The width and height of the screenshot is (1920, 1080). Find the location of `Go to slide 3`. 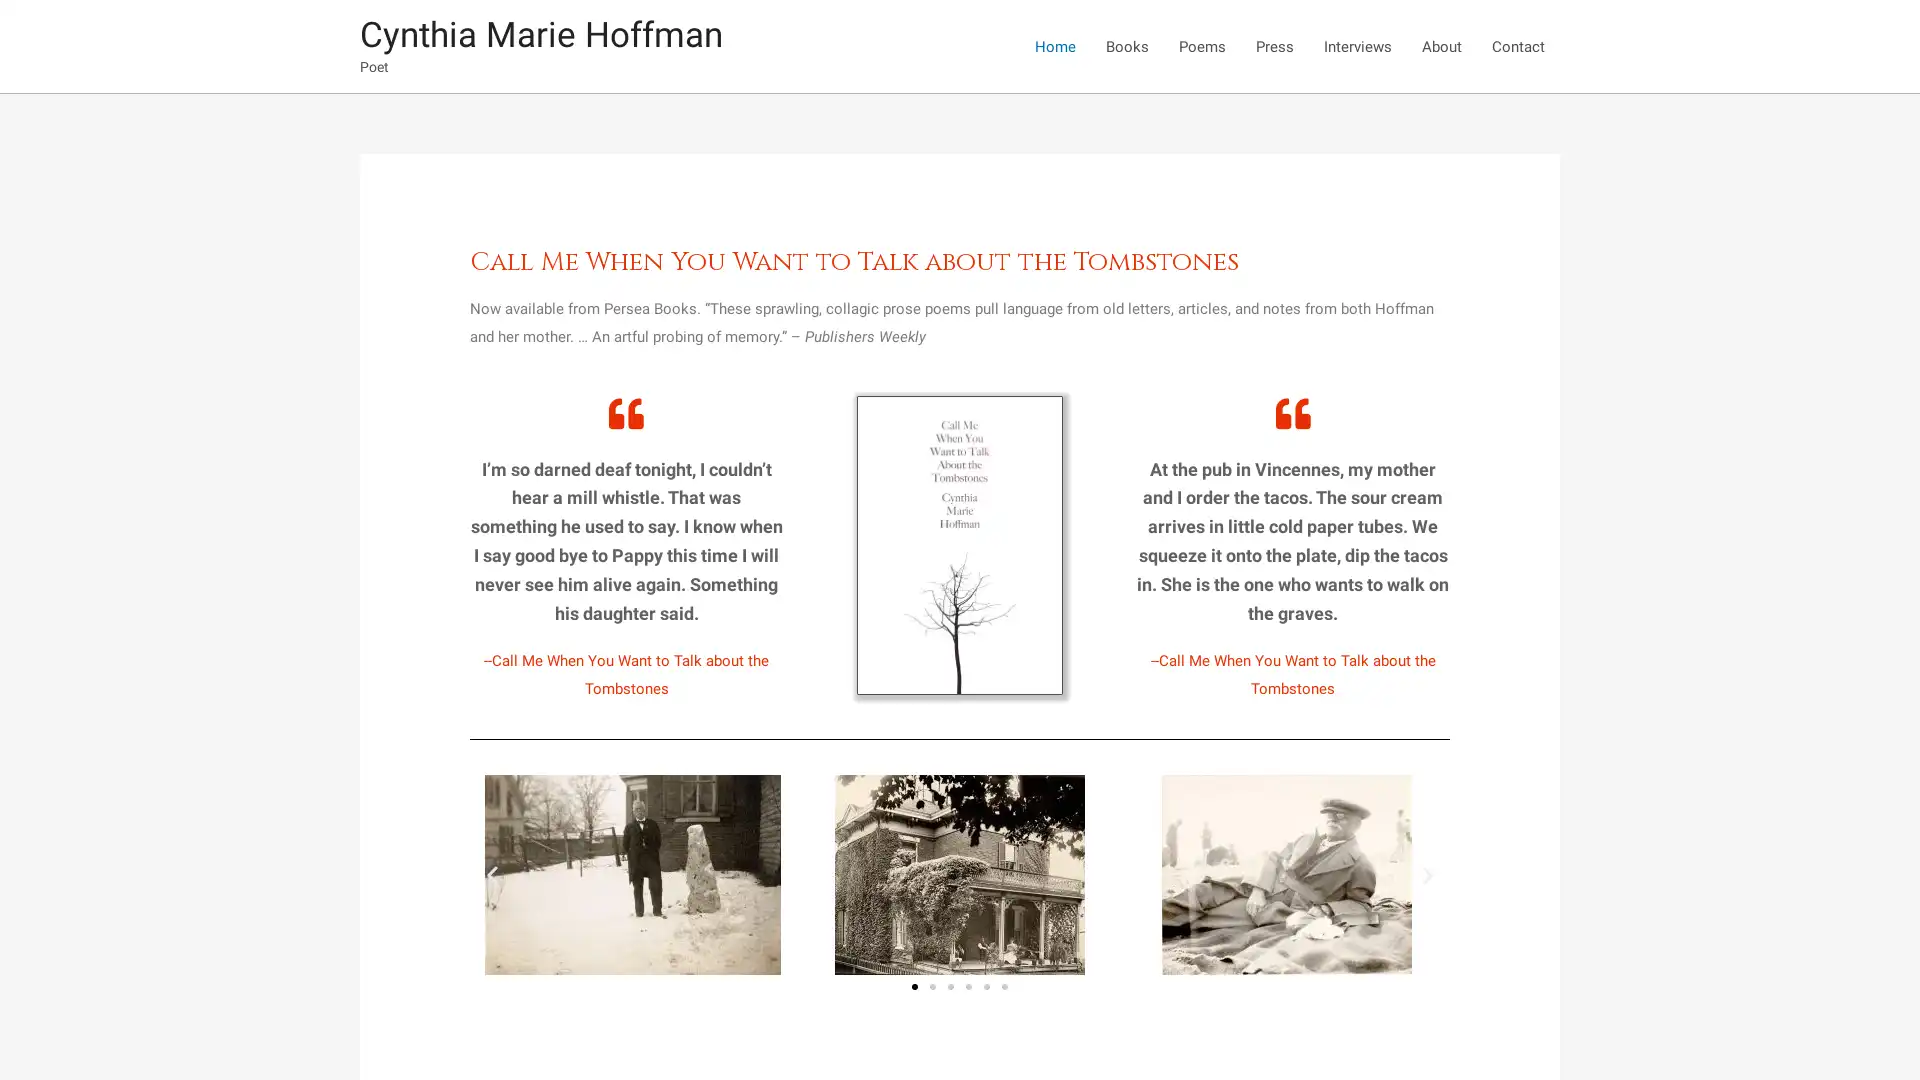

Go to slide 3 is located at coordinates (949, 986).